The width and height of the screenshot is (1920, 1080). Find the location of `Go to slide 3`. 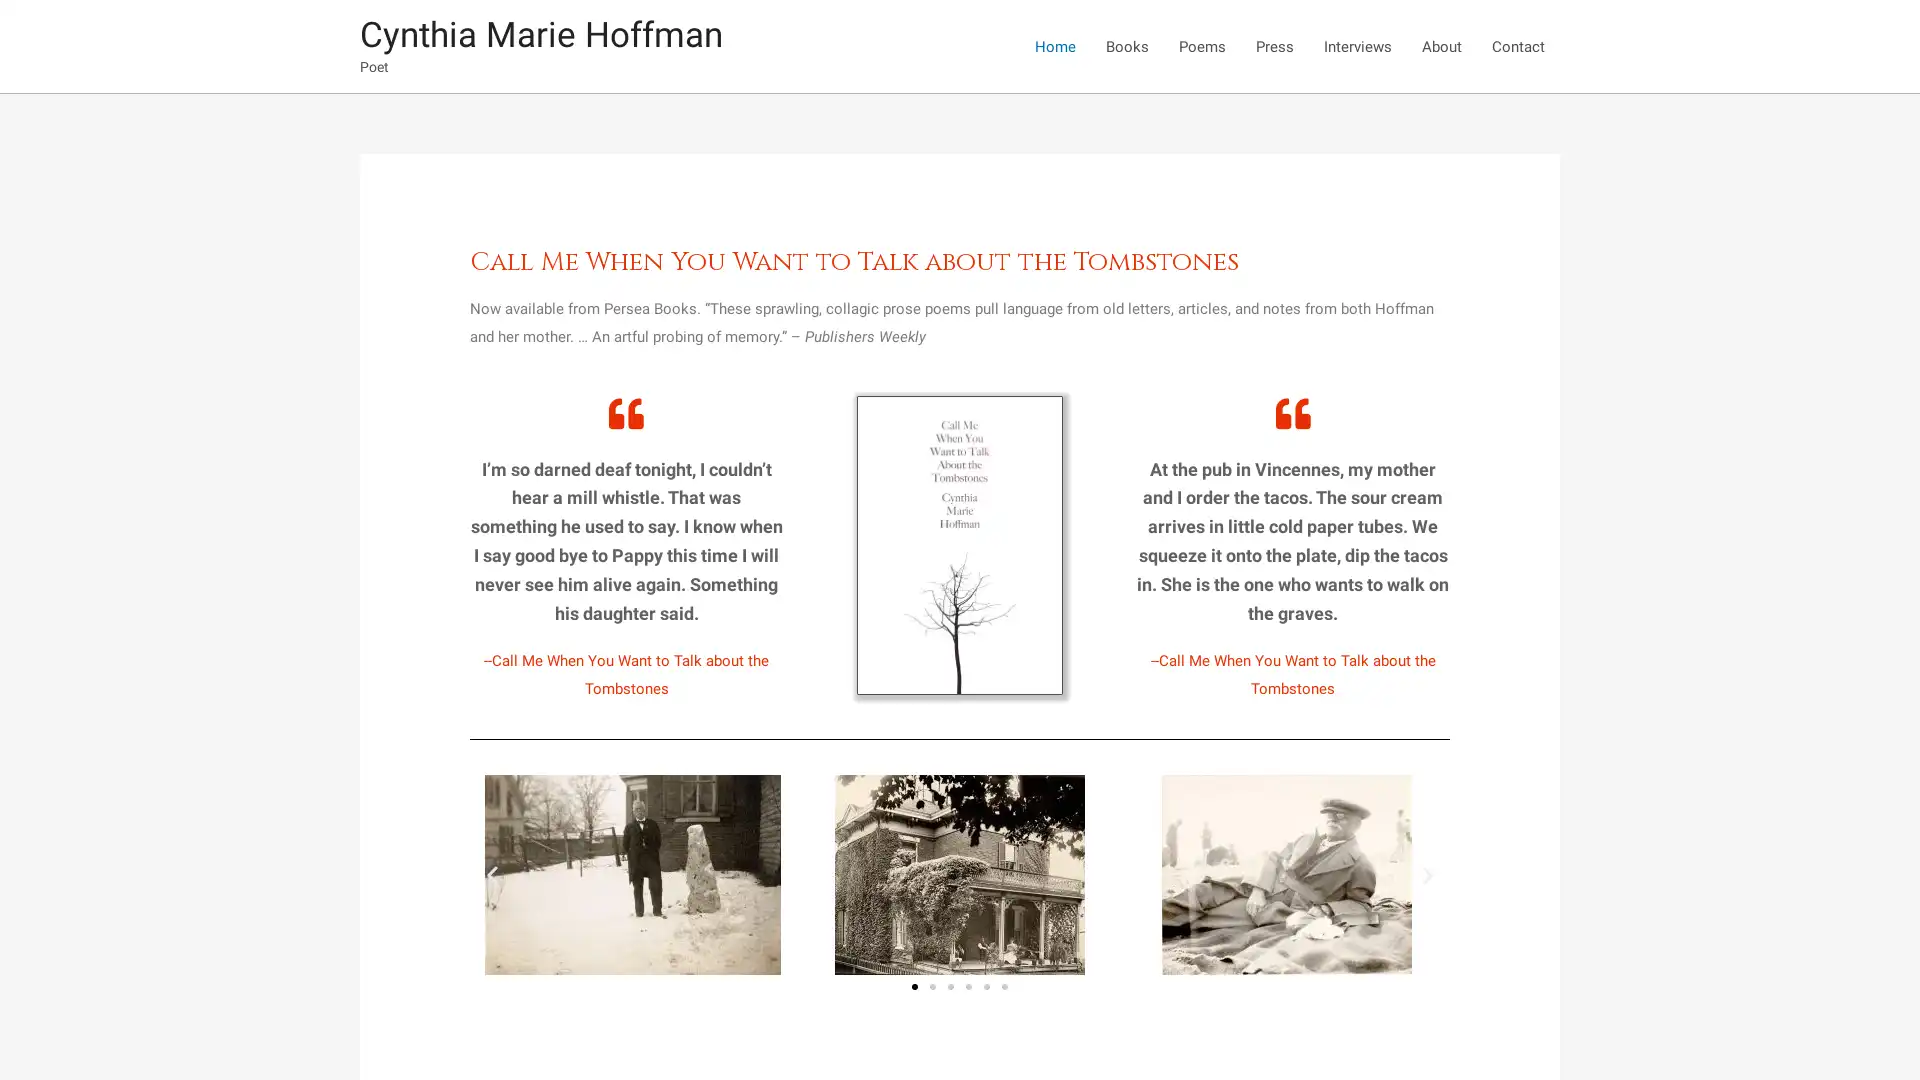

Go to slide 3 is located at coordinates (949, 986).